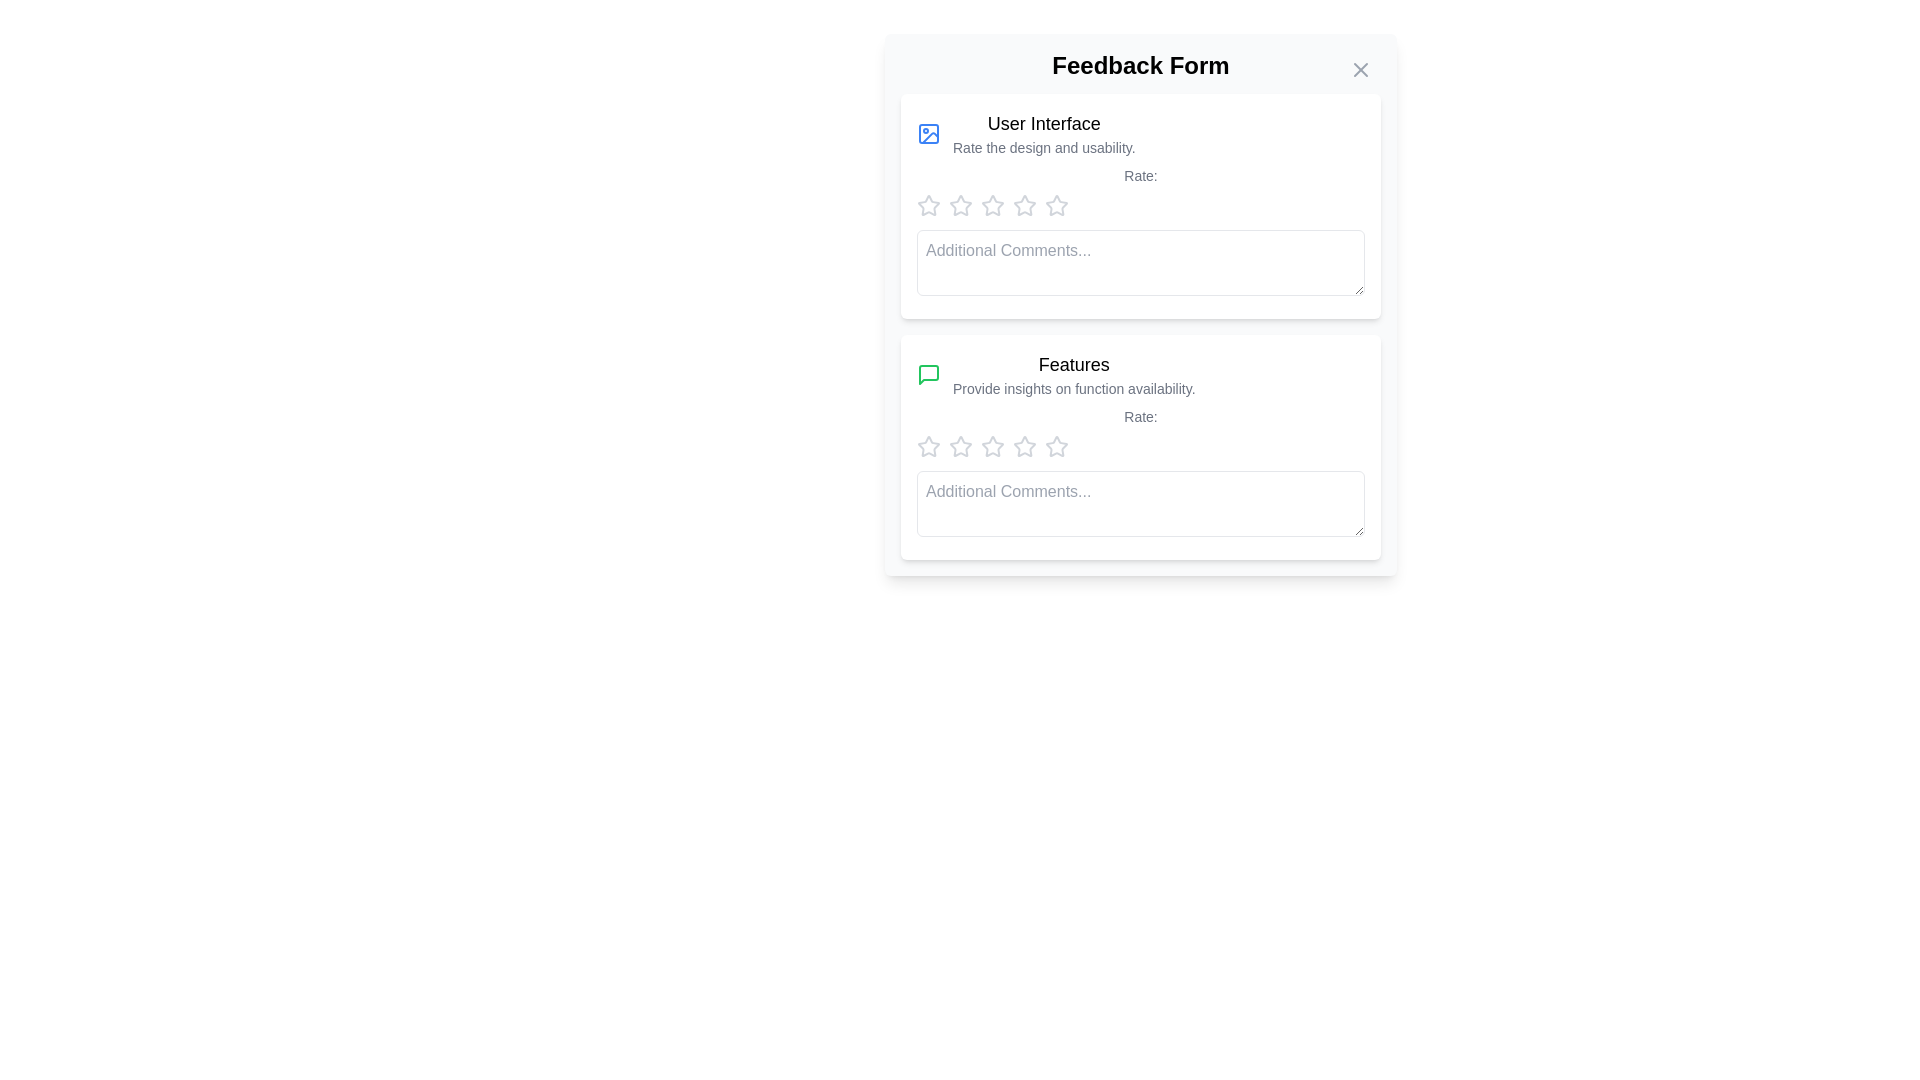  Describe the element at coordinates (1073, 365) in the screenshot. I see `the text label stating 'Features', which is prominently styled in bold and larger font, serving as a header for a subsection, positioned to the right of a green icon` at that location.